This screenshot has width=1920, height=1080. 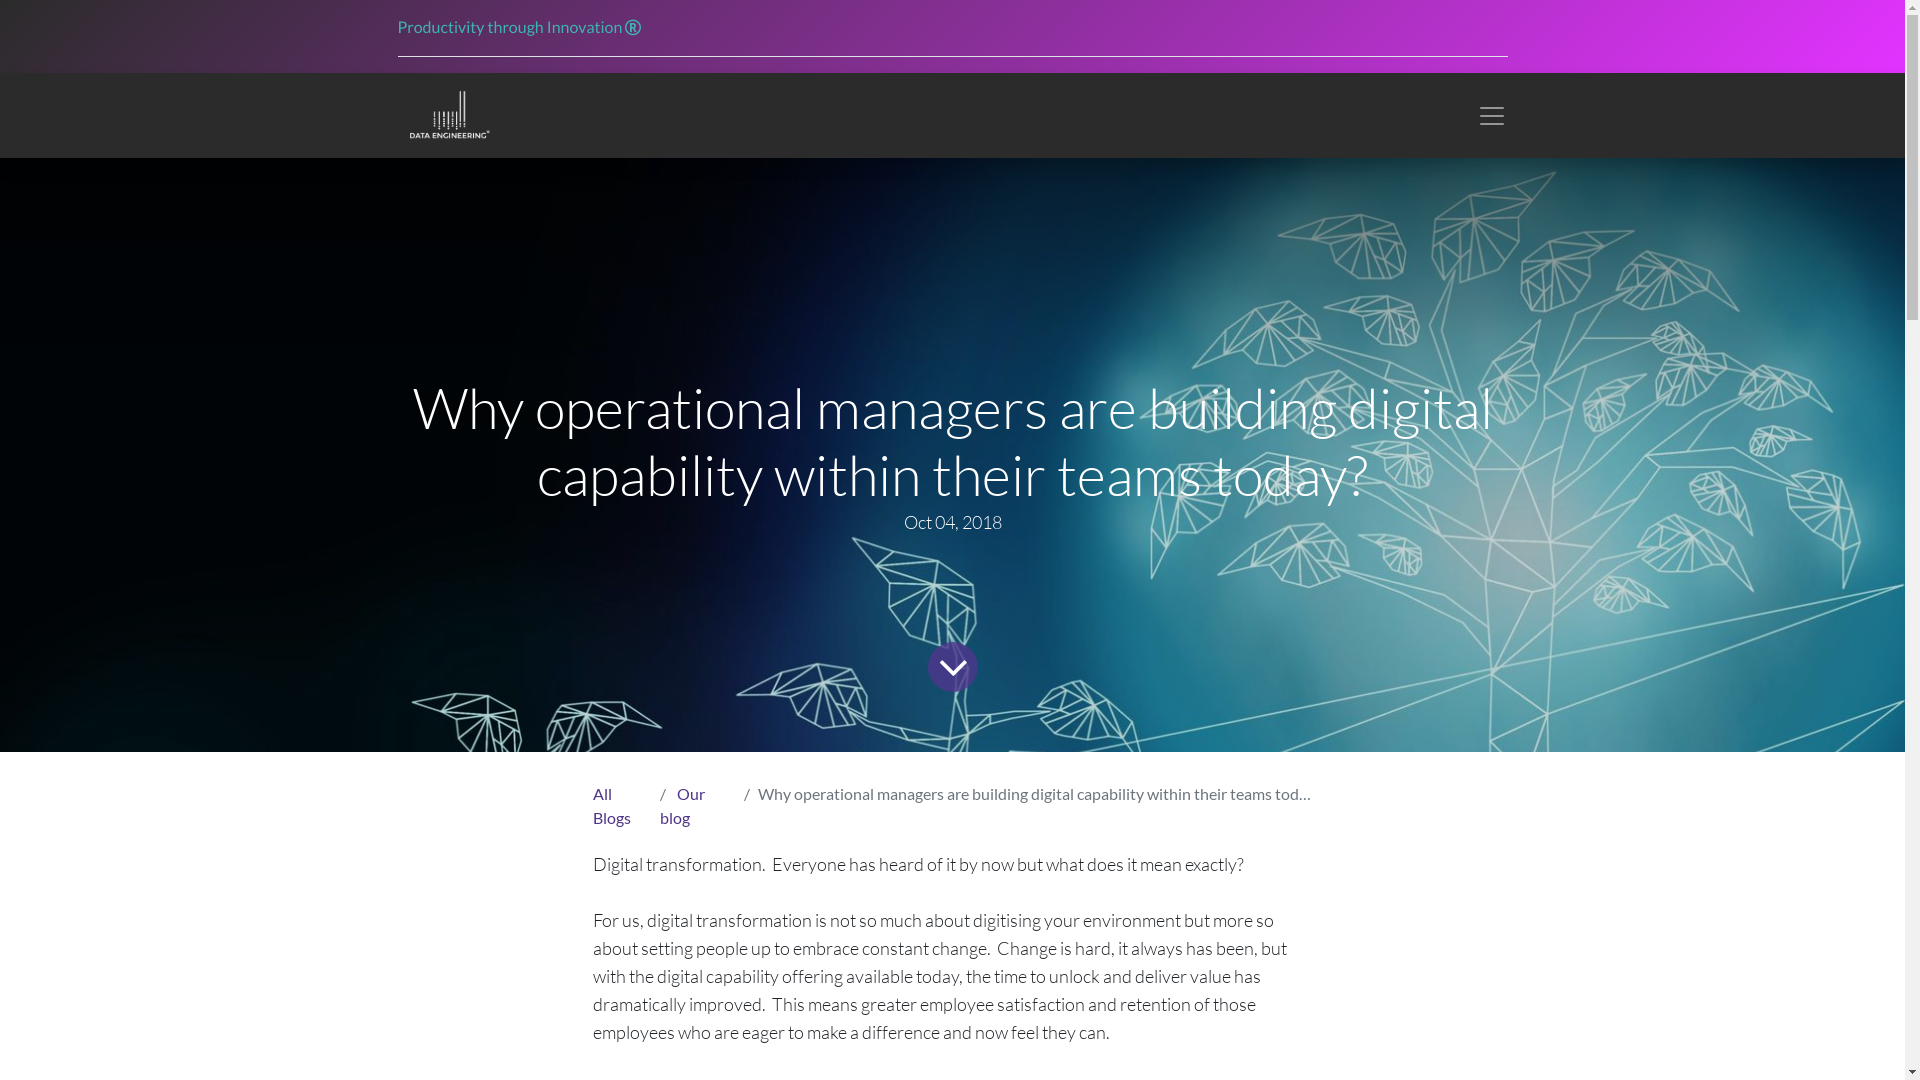 I want to click on 'All Blogs', so click(x=609, y=804).